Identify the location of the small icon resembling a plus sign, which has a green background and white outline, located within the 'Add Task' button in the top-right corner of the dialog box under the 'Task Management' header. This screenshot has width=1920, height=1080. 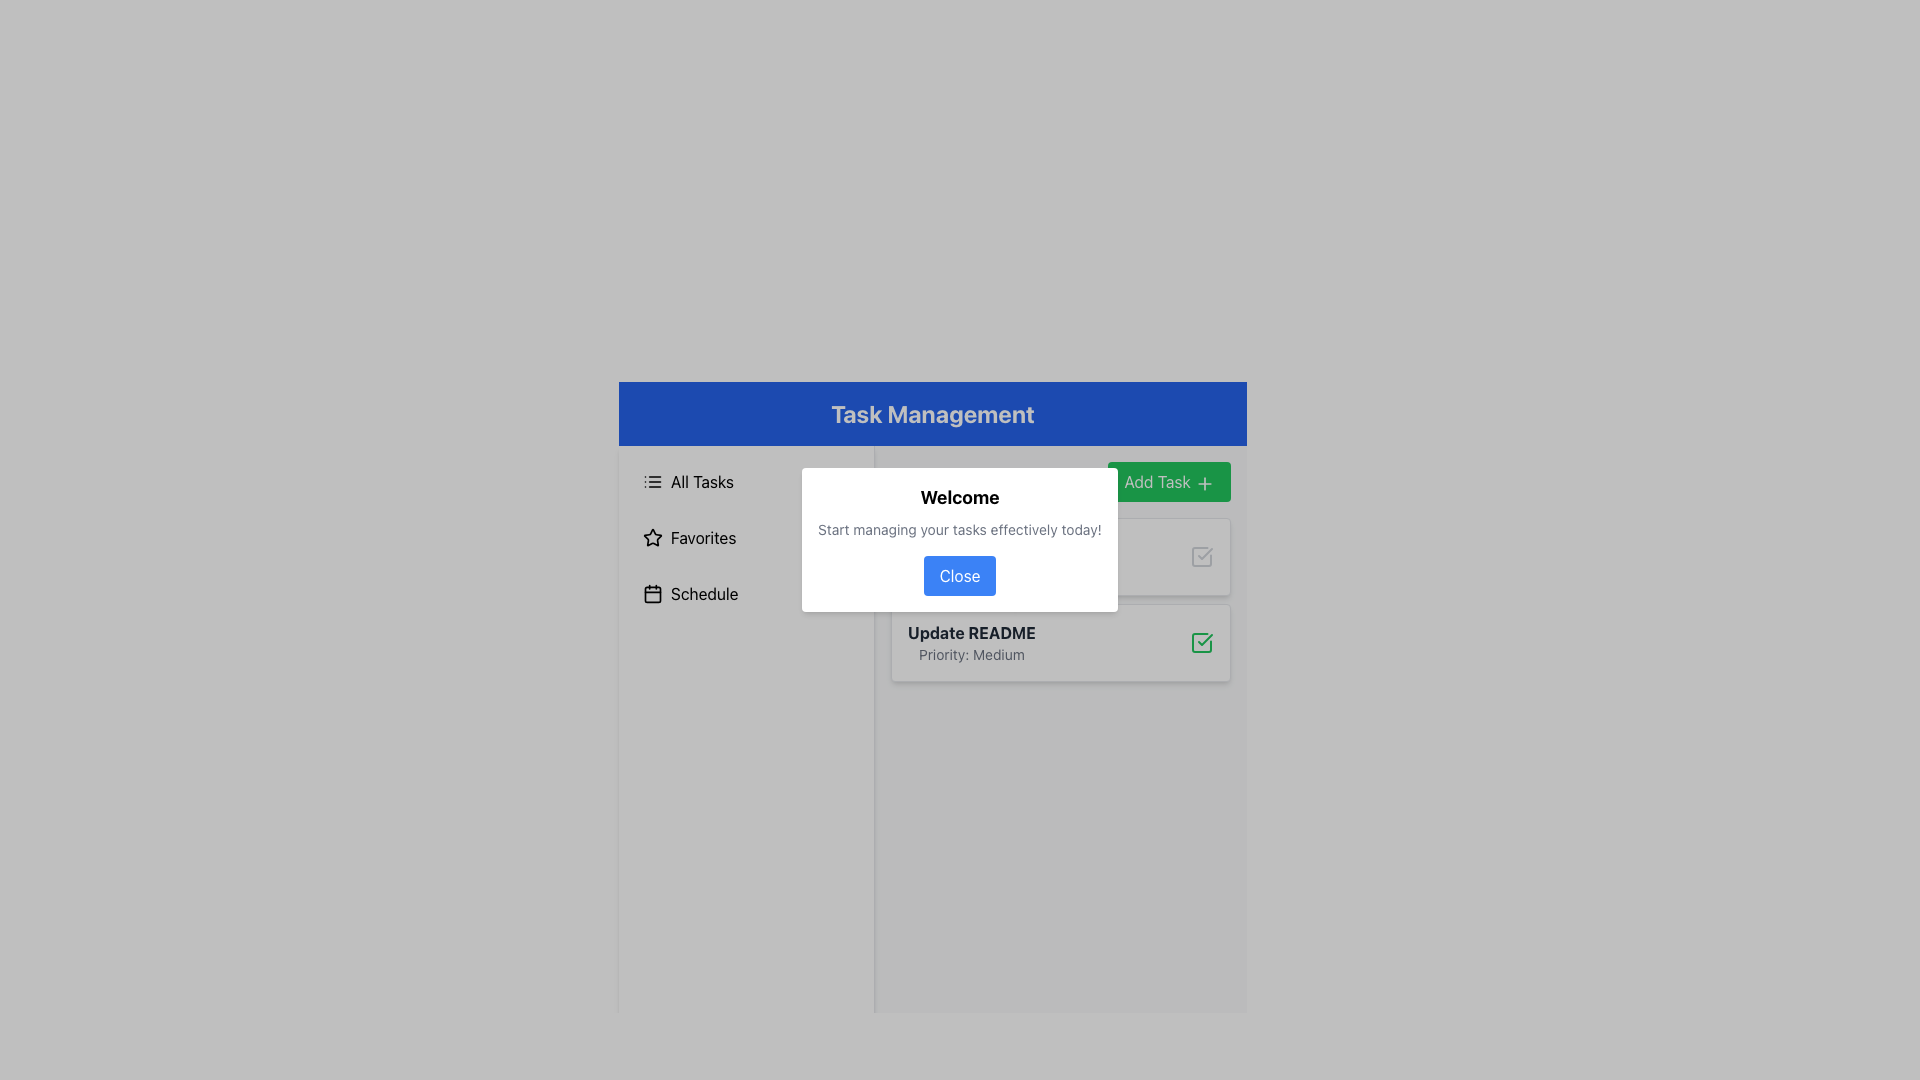
(1203, 482).